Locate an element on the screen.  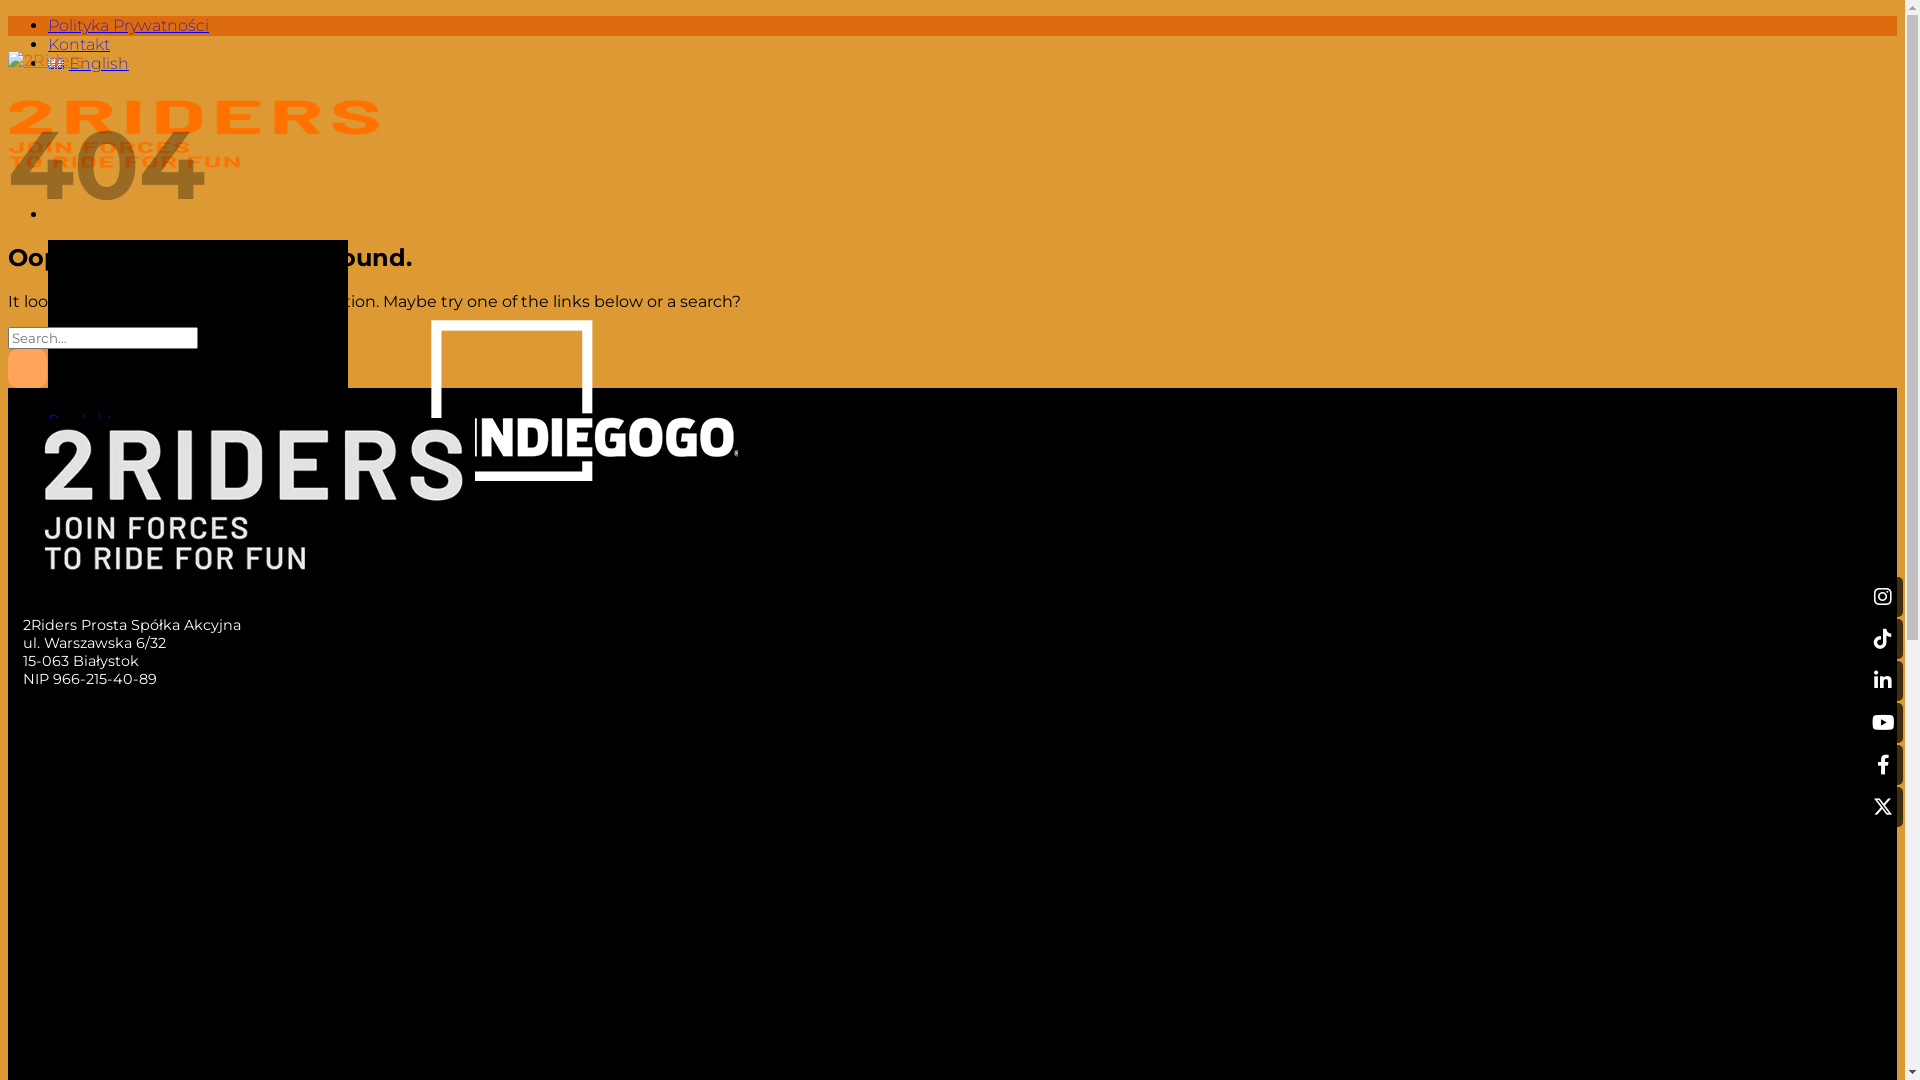
'English' is located at coordinates (87, 62).